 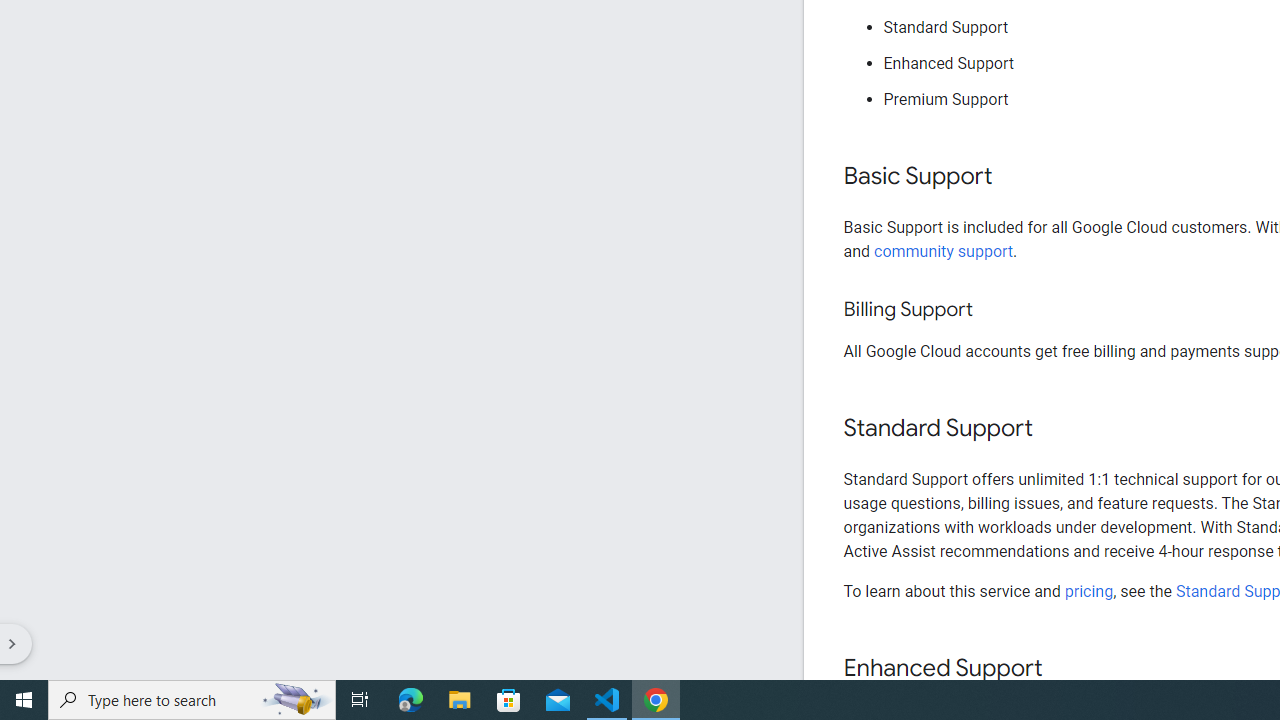 What do you see at coordinates (943, 250) in the screenshot?
I see `'community support'` at bounding box center [943, 250].